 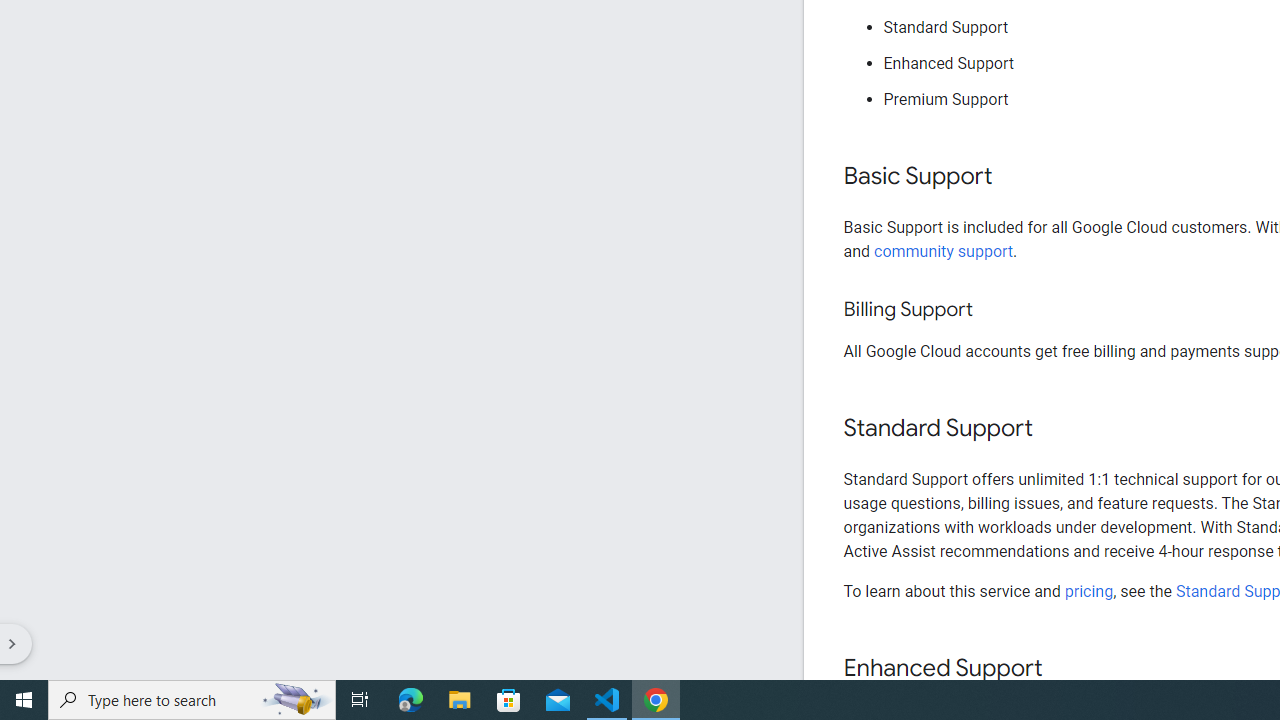 What do you see at coordinates (943, 250) in the screenshot?
I see `'community support'` at bounding box center [943, 250].